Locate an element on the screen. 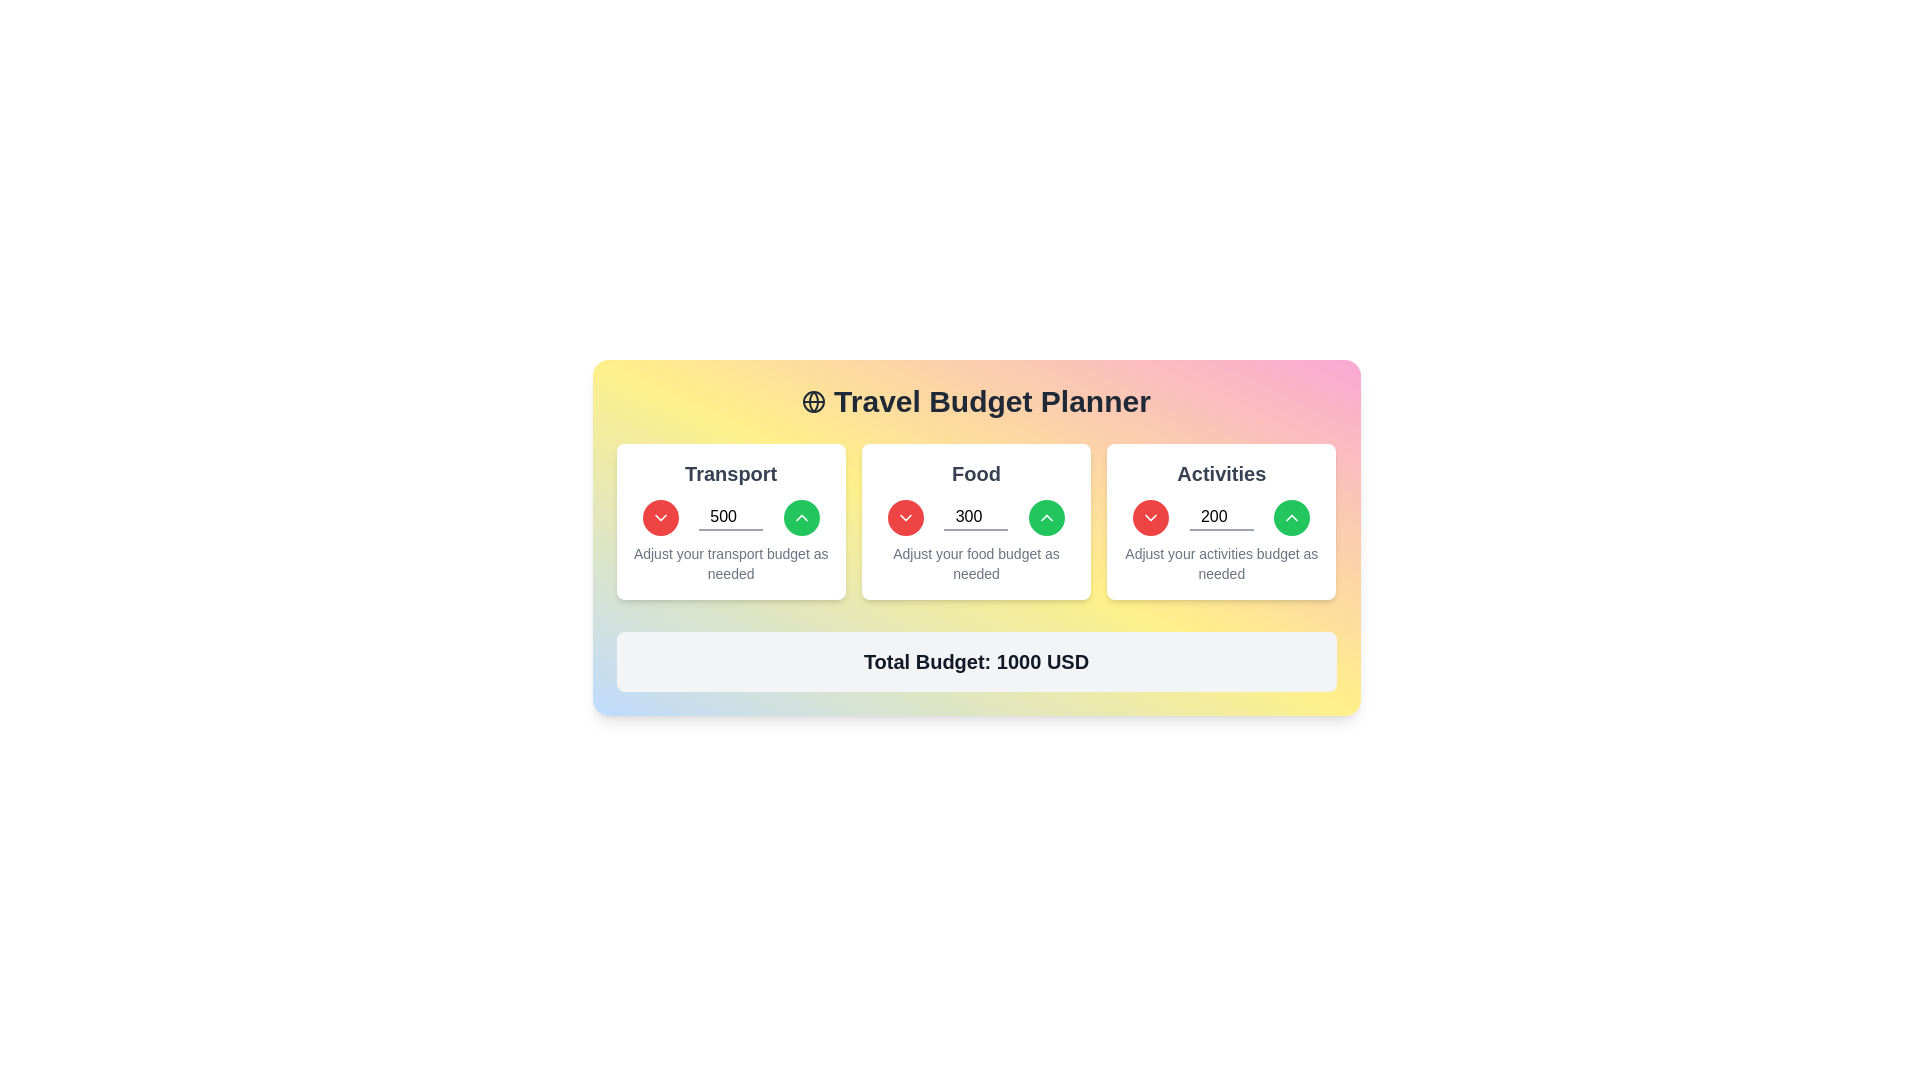  the globe icon in the header section of the application, located to the left of the 'Travel Budget Planner' text, to inspect its visual appearance is located at coordinates (814, 401).